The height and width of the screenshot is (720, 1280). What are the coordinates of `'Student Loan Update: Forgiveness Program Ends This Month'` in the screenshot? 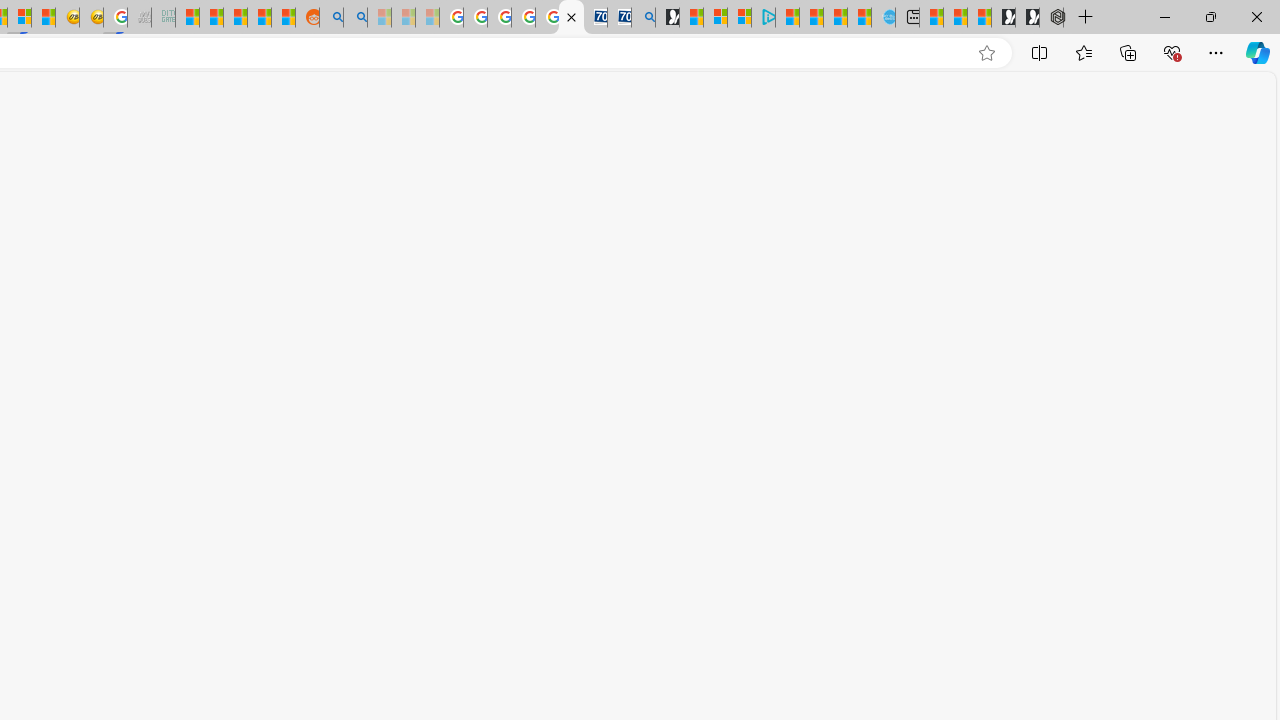 It's located at (258, 17).